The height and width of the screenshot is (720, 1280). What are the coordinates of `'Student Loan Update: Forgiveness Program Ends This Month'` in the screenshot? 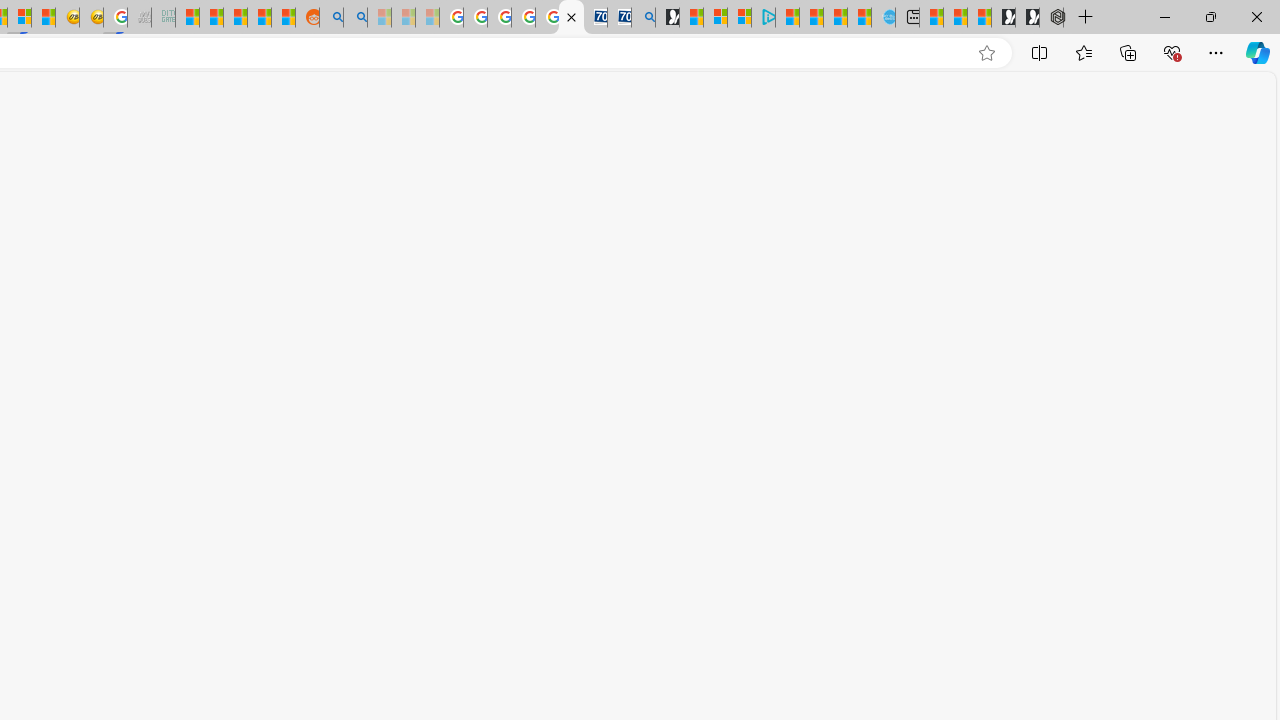 It's located at (258, 17).